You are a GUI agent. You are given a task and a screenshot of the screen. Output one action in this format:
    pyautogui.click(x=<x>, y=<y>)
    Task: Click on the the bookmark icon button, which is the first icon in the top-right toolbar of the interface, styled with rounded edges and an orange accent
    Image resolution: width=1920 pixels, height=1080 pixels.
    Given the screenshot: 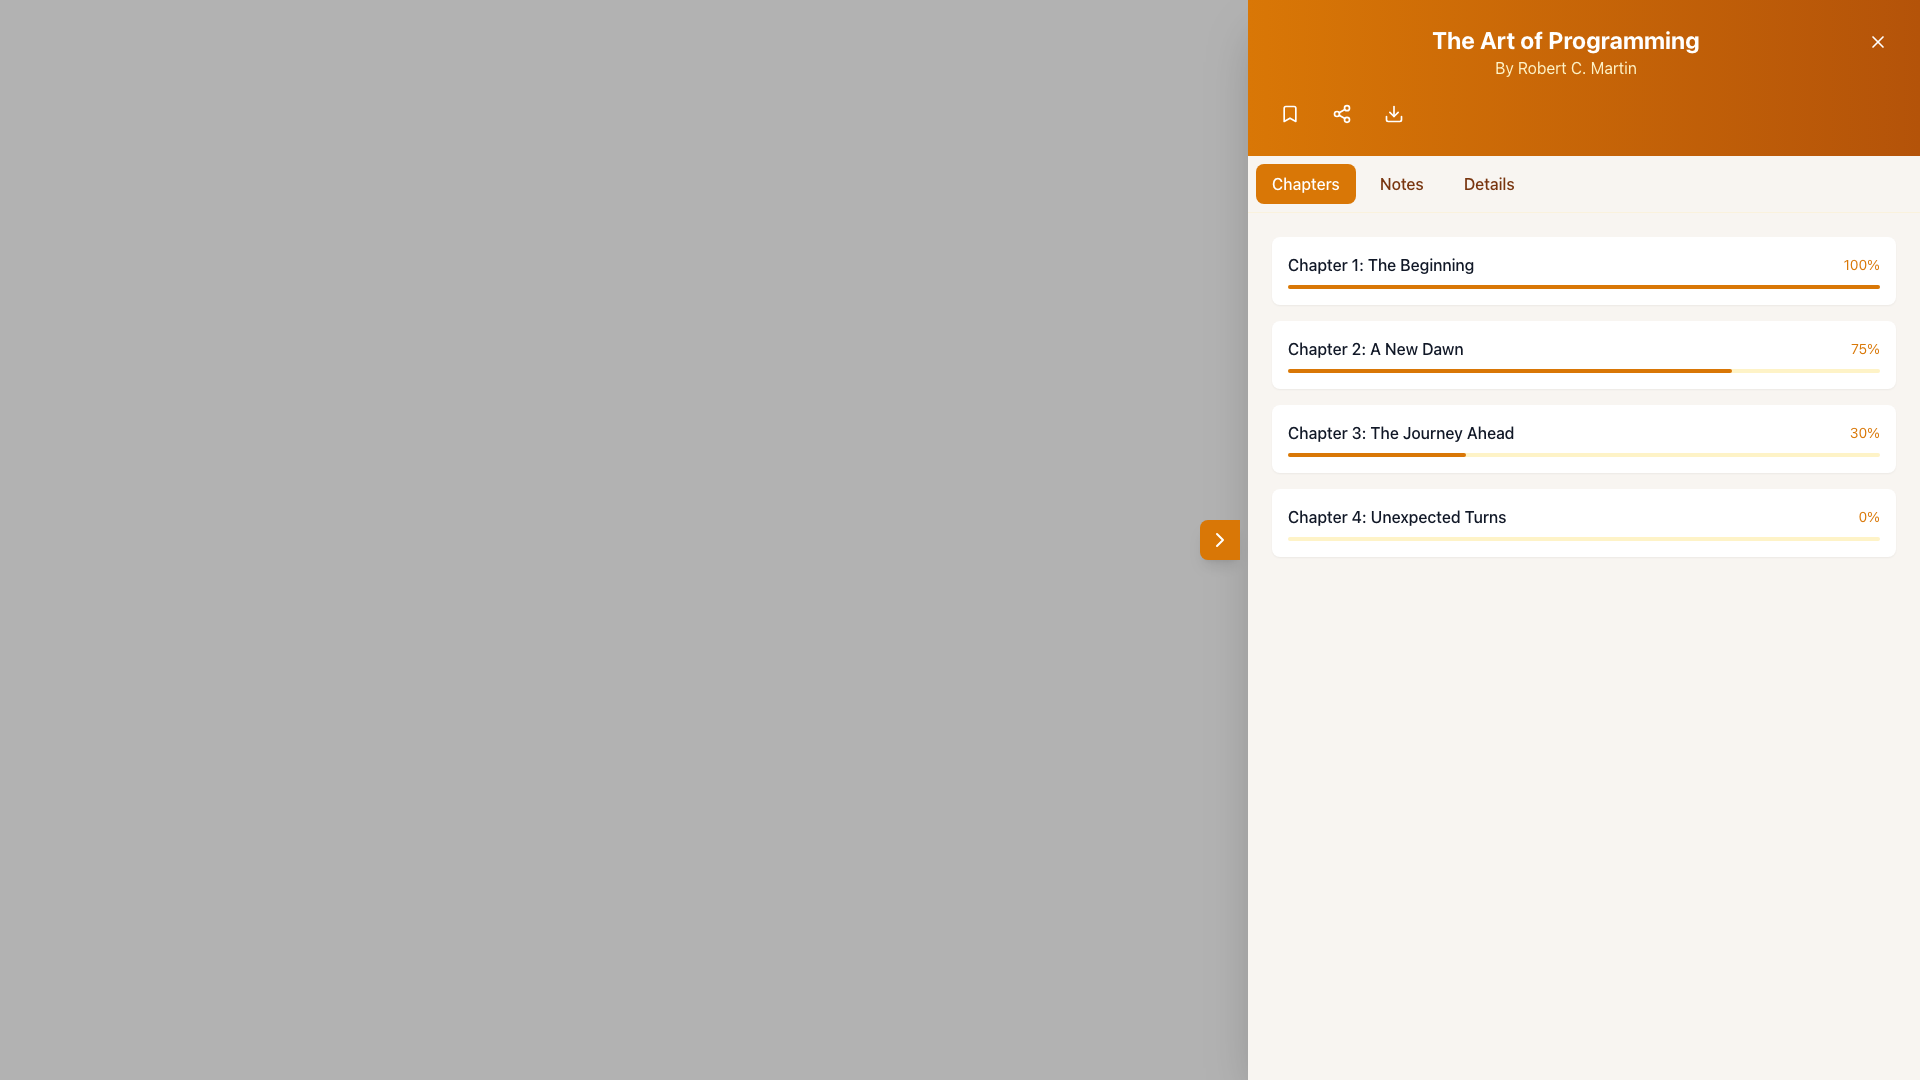 What is the action you would take?
    pyautogui.click(x=1290, y=114)
    